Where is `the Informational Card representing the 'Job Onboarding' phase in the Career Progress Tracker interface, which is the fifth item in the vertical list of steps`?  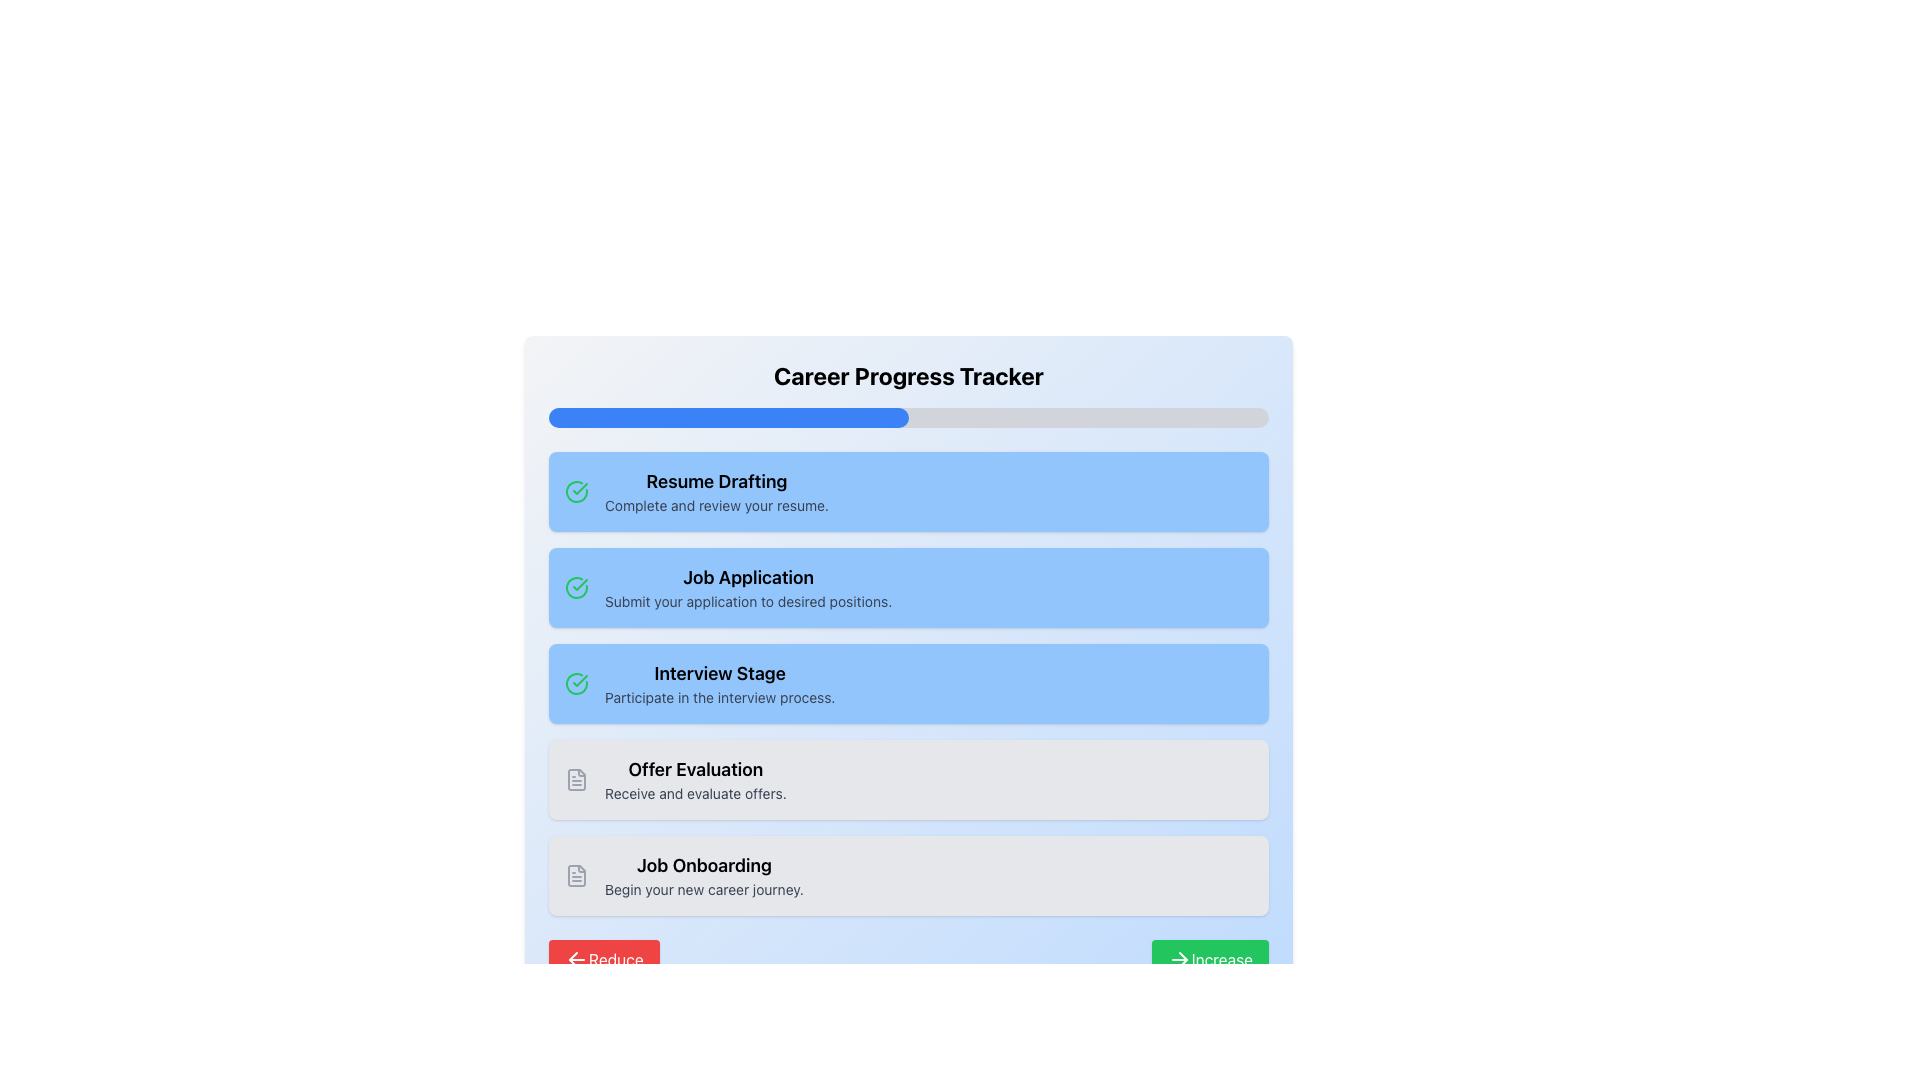
the Informational Card representing the 'Job Onboarding' phase in the Career Progress Tracker interface, which is the fifth item in the vertical list of steps is located at coordinates (907, 874).